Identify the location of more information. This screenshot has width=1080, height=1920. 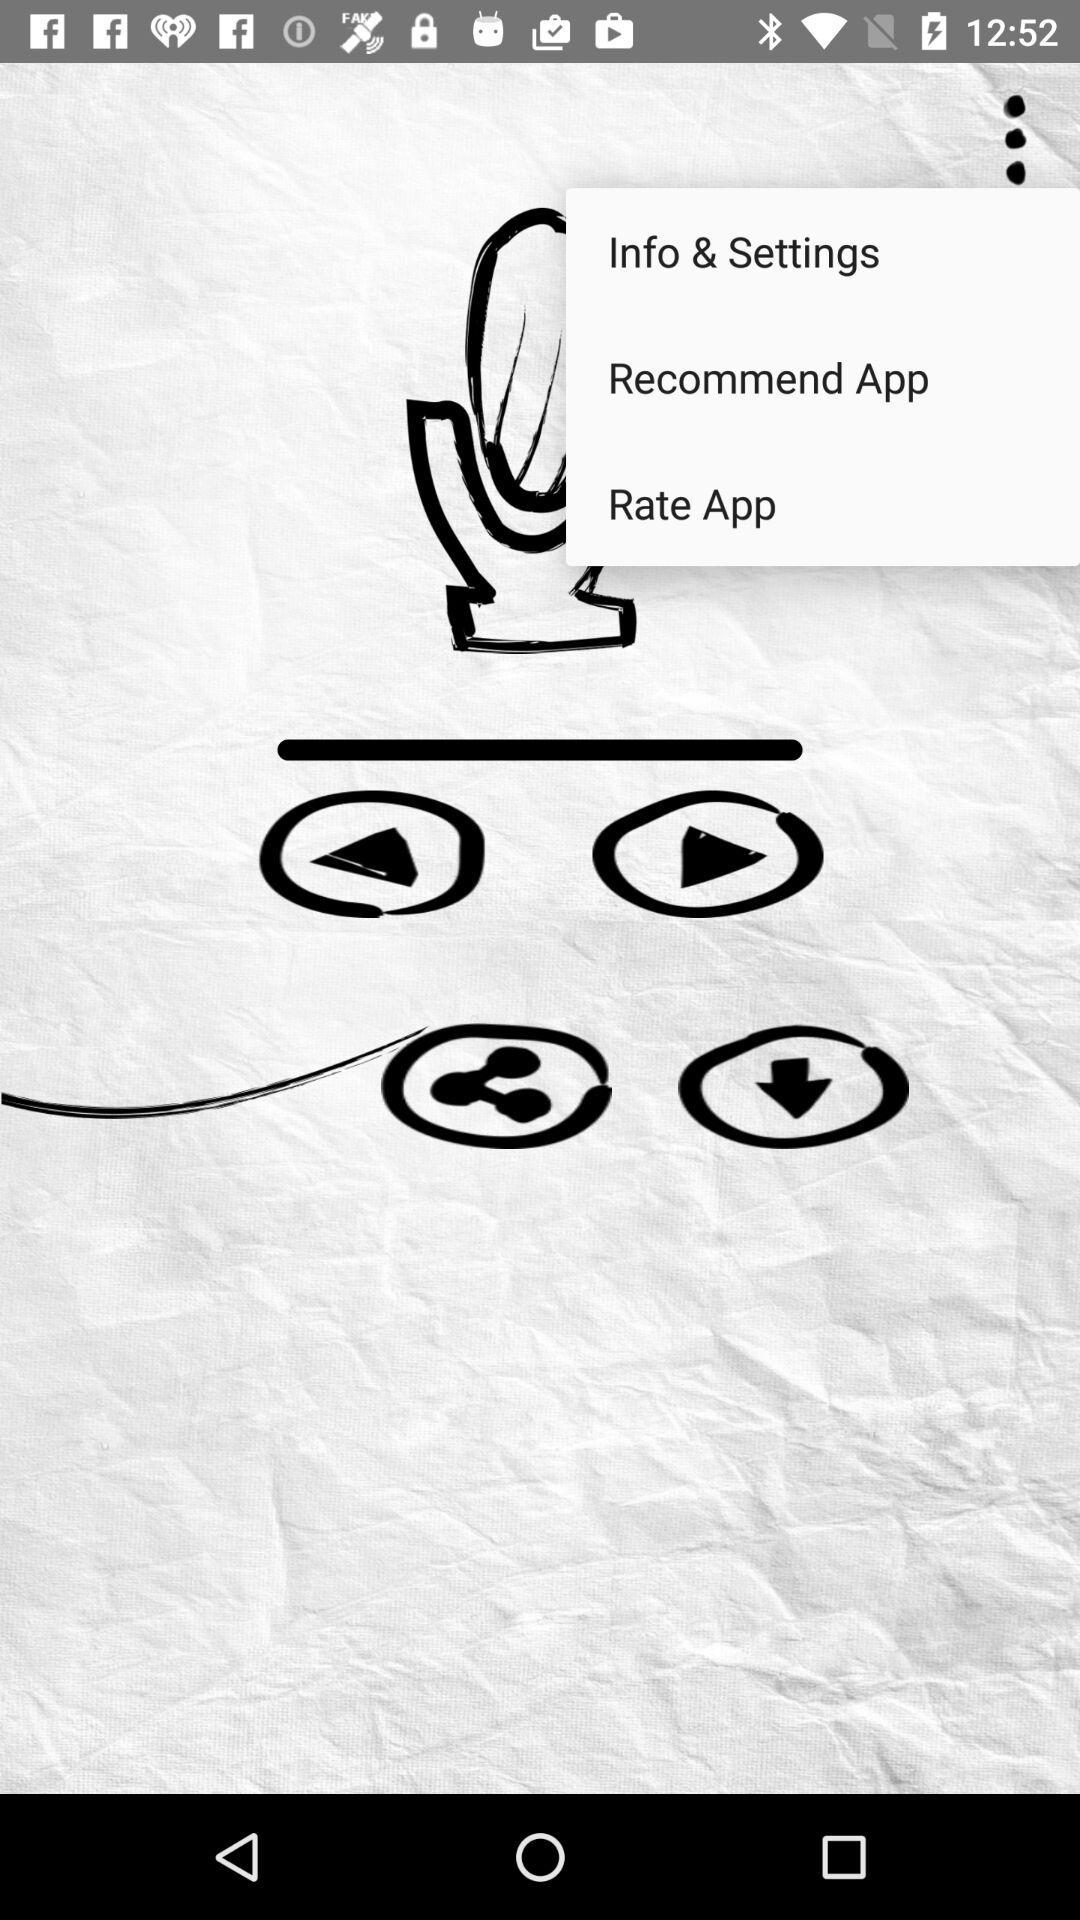
(1015, 139).